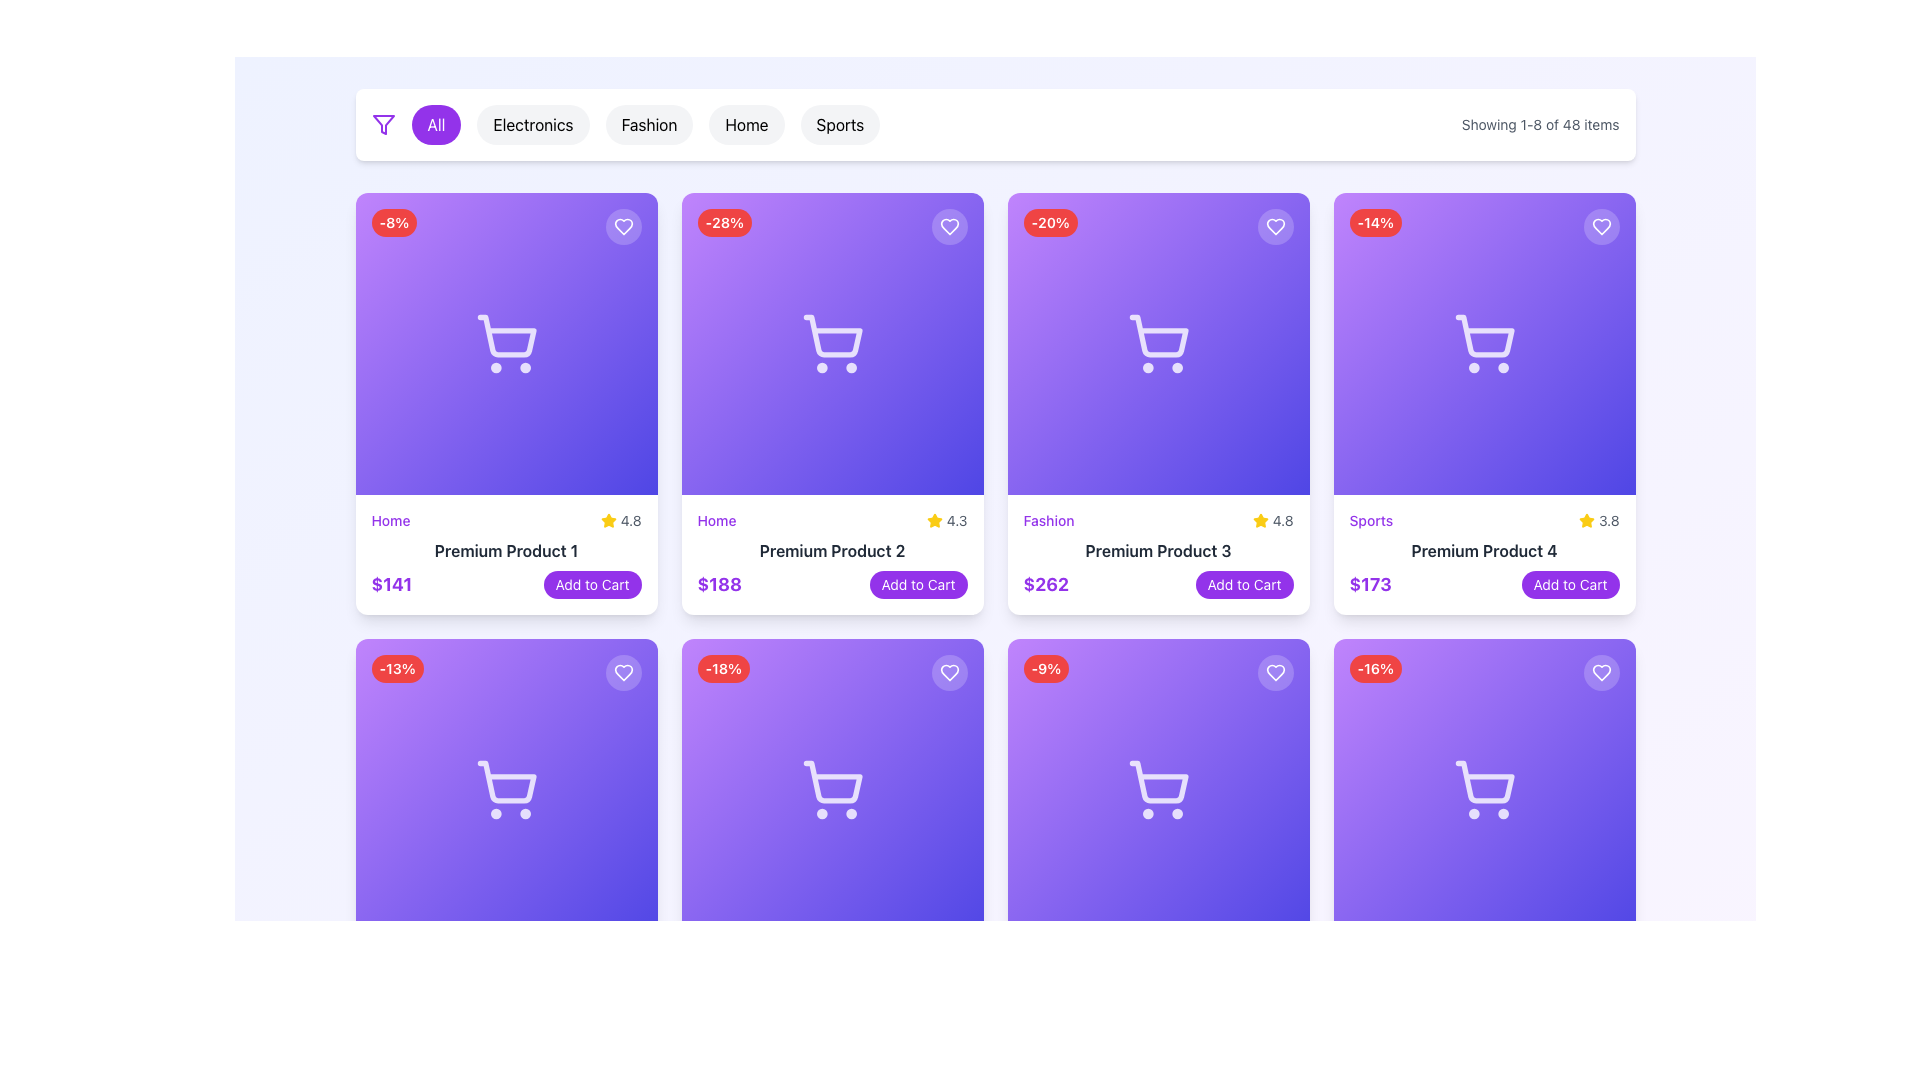  Describe the element at coordinates (1569, 585) in the screenshot. I see `the button located in the bottom right section of the fourth product card in the top row of the grid layout` at that location.